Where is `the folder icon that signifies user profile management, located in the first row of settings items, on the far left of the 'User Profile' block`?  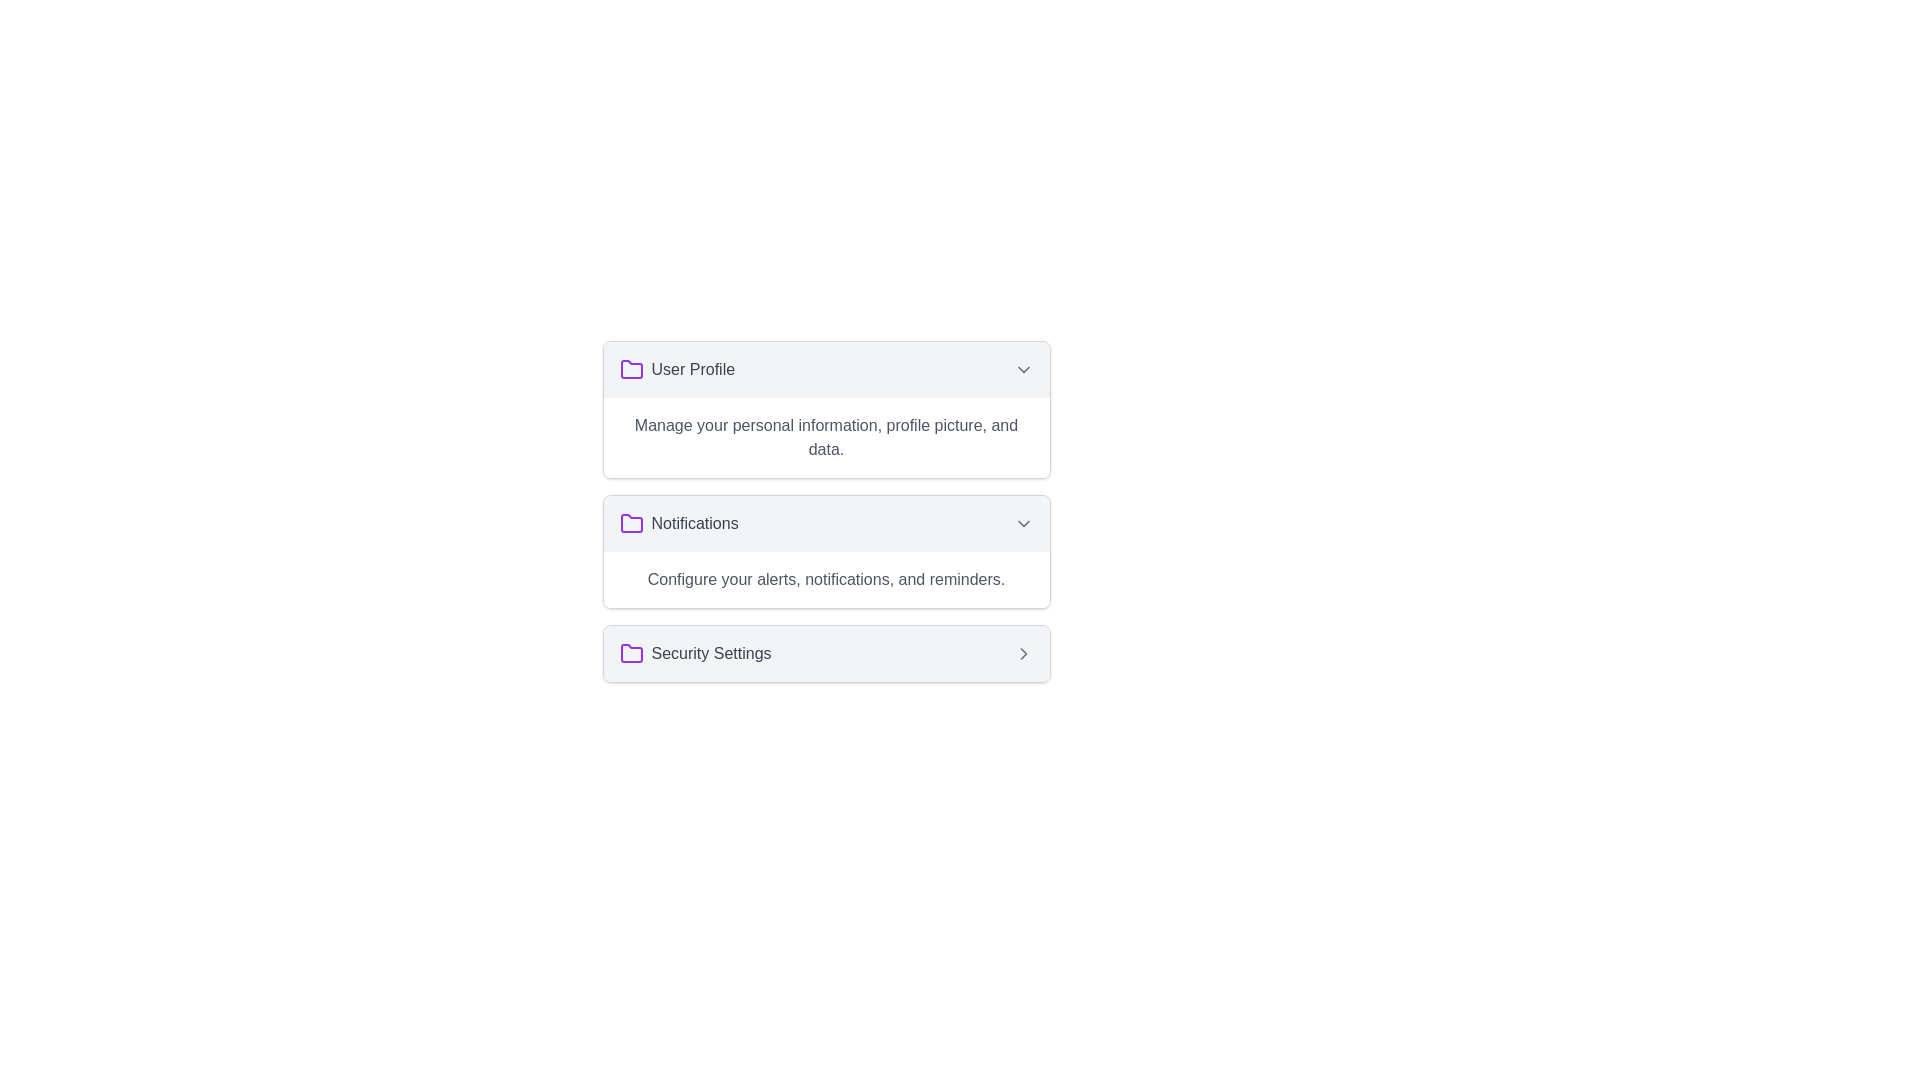
the folder icon that signifies user profile management, located in the first row of settings items, on the far left of the 'User Profile' block is located at coordinates (630, 369).